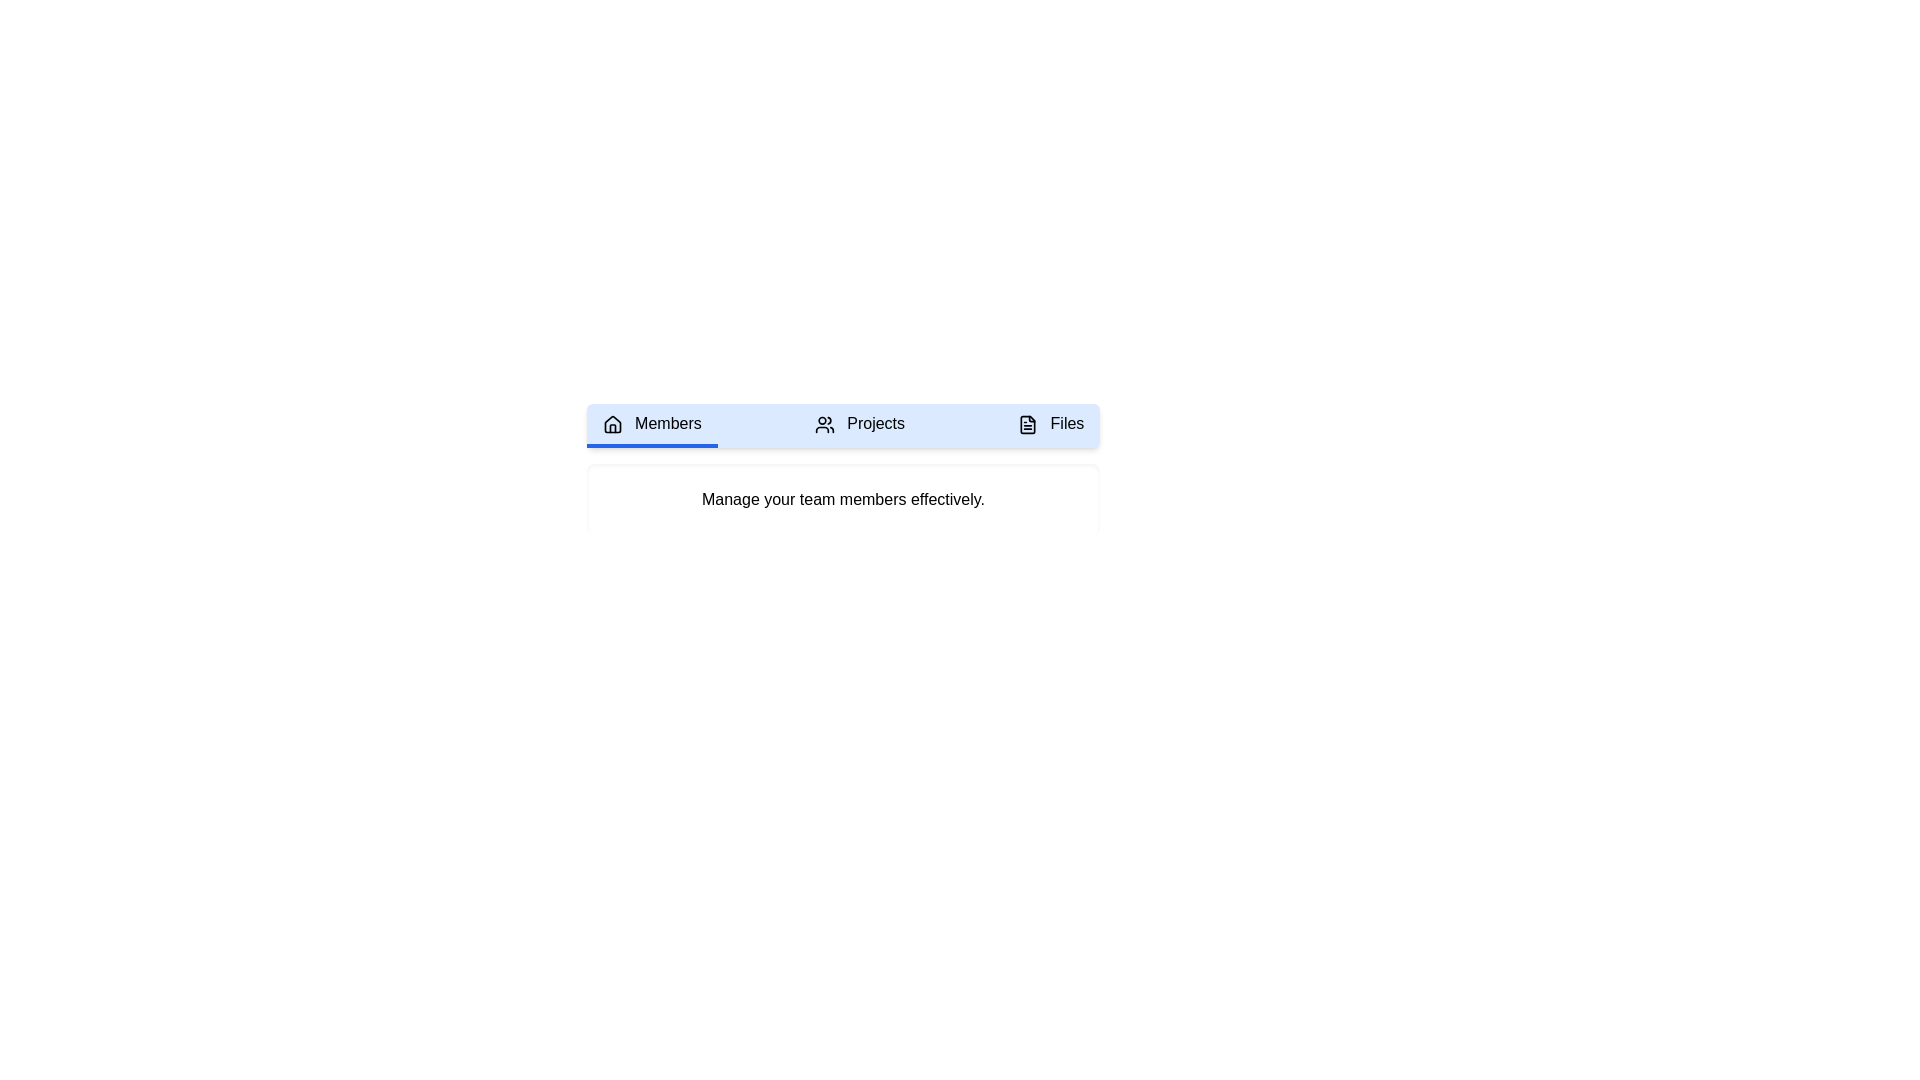 This screenshot has height=1080, width=1920. Describe the element at coordinates (1028, 423) in the screenshot. I see `the text lines sub-component of the file icon located on the top navigation bar to the far-right side` at that location.